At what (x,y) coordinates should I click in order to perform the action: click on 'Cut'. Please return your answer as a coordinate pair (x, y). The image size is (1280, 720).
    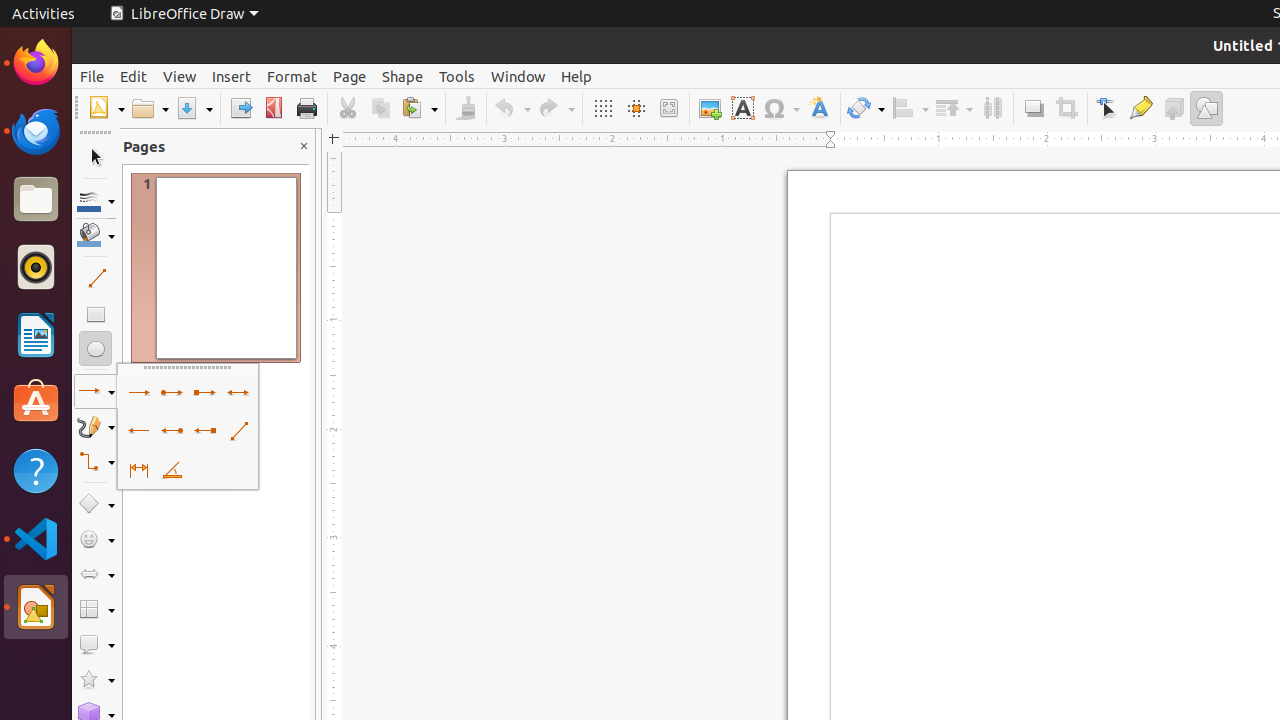
    Looking at the image, I should click on (347, 108).